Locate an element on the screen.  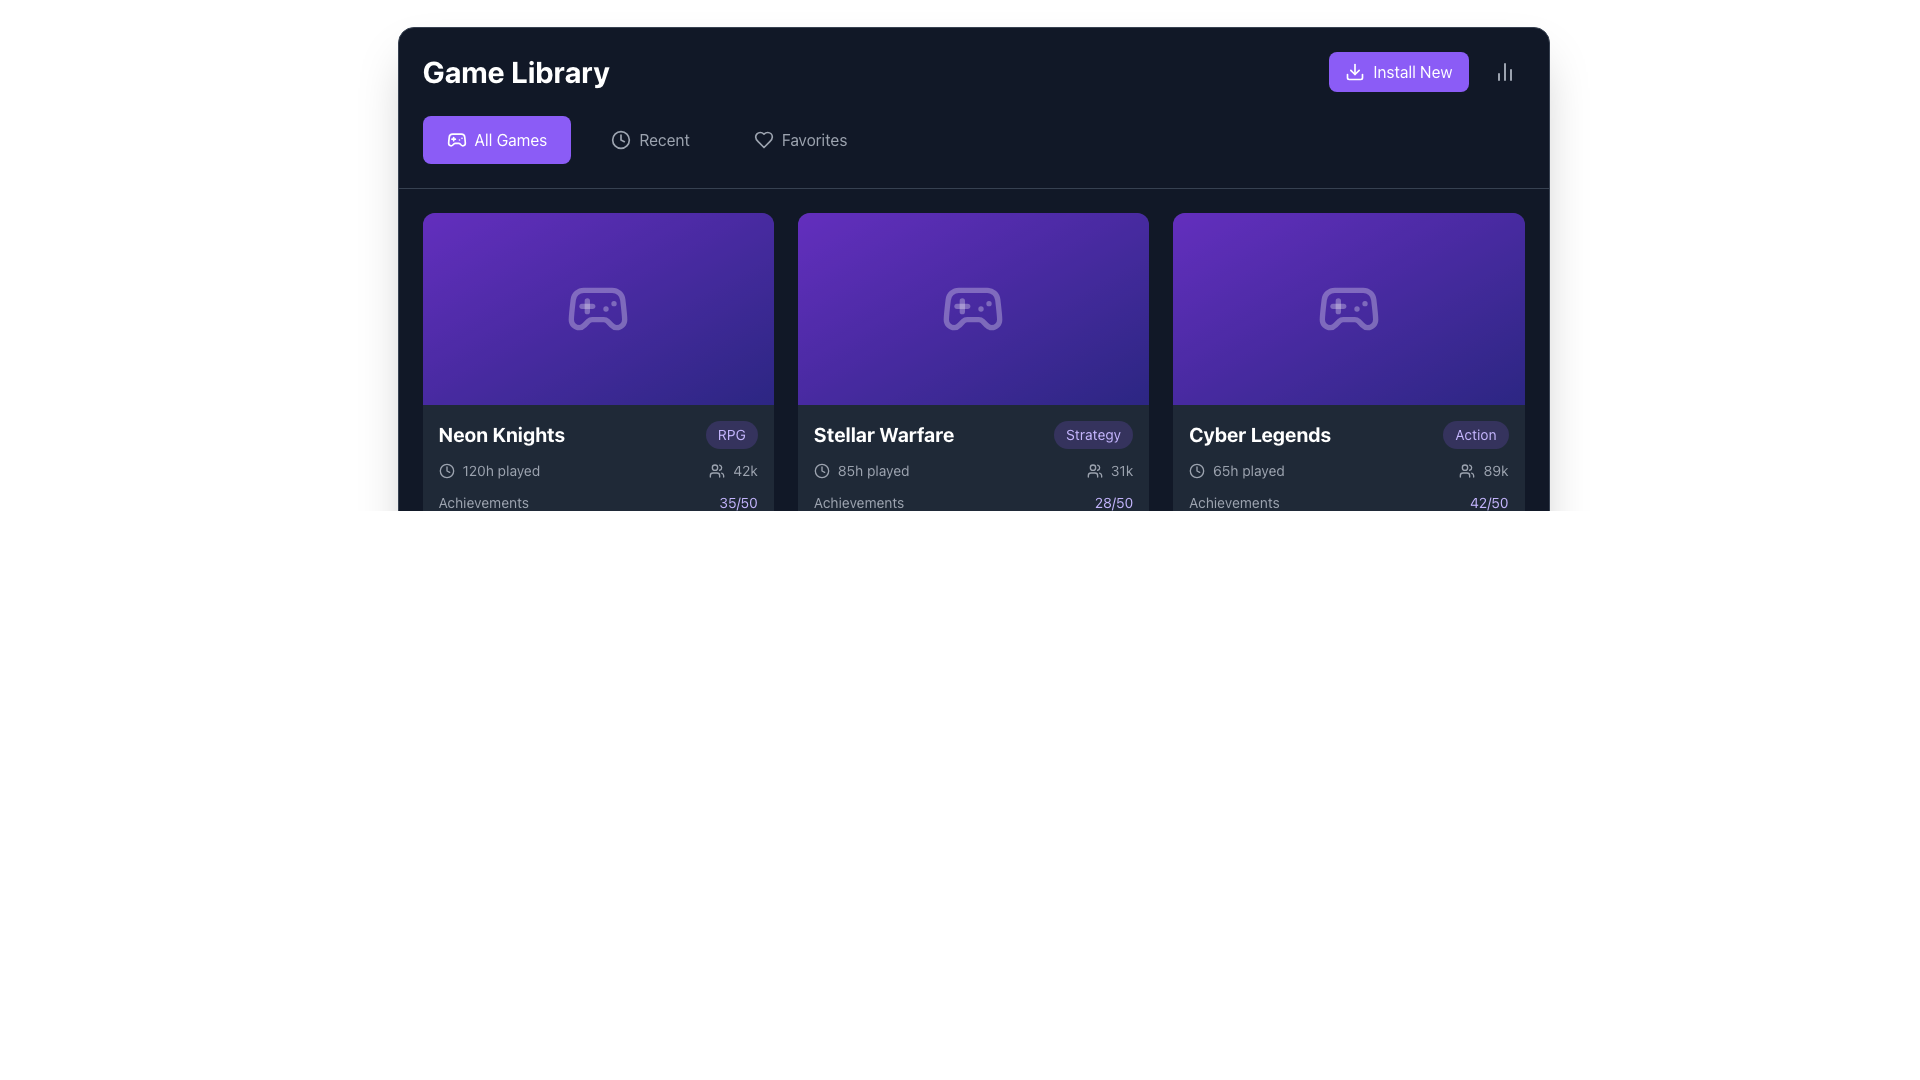
the decorative icon that indicates the content of the card for the game 'Neon Knights' in the Game Library interface, which is centered on the purple card background above the game title is located at coordinates (597, 308).